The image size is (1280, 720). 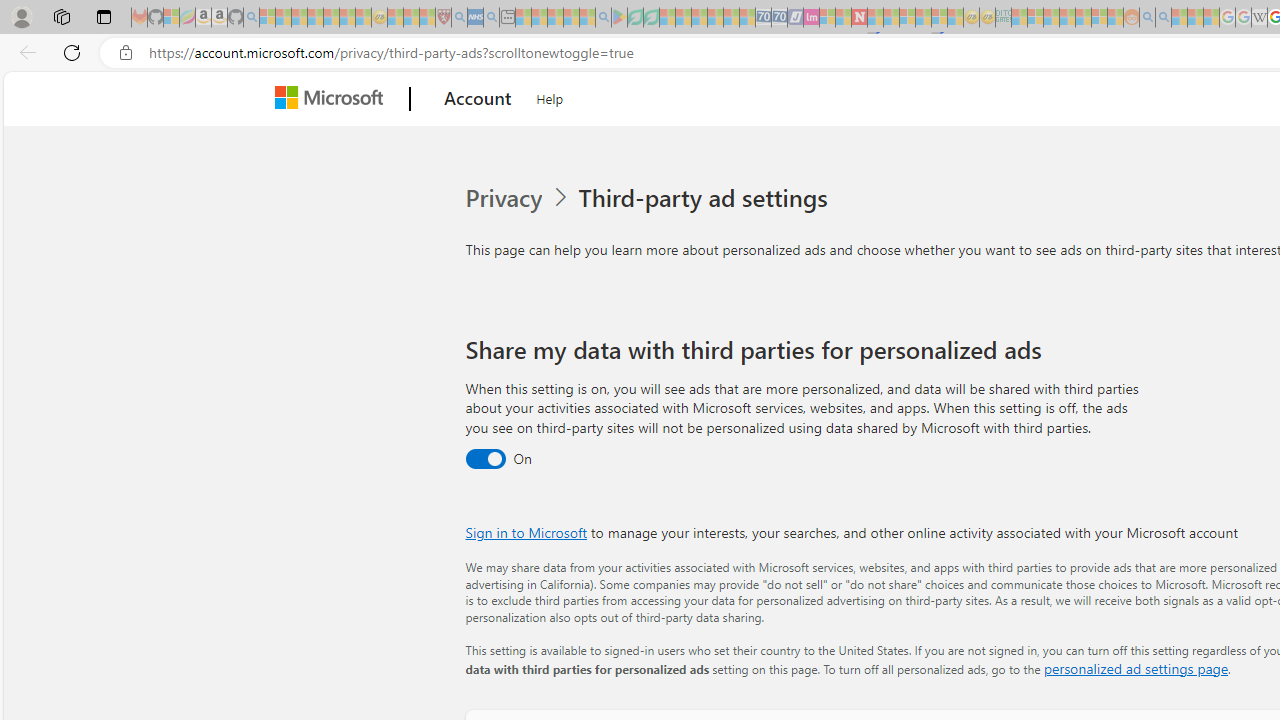 I want to click on 'Sign in to Microsoft', so click(x=526, y=531).